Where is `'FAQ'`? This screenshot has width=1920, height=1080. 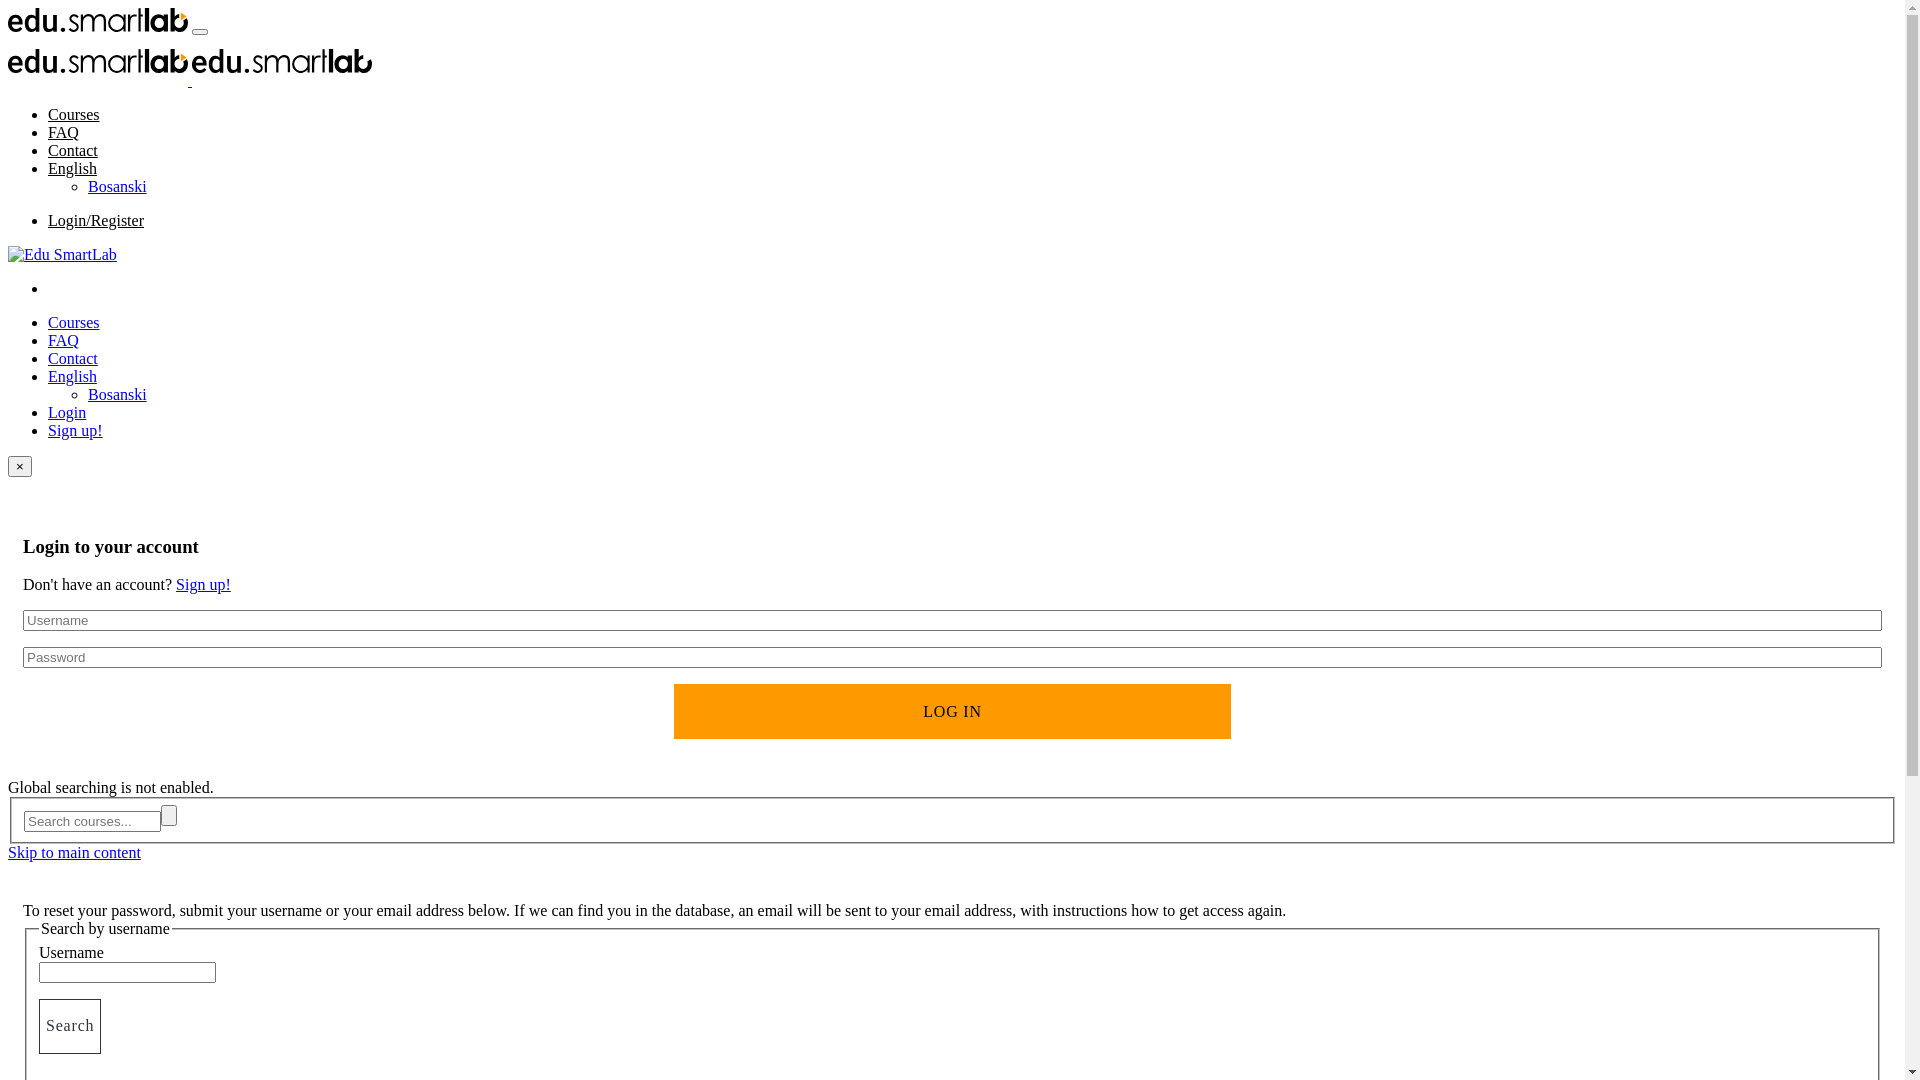 'FAQ' is located at coordinates (48, 132).